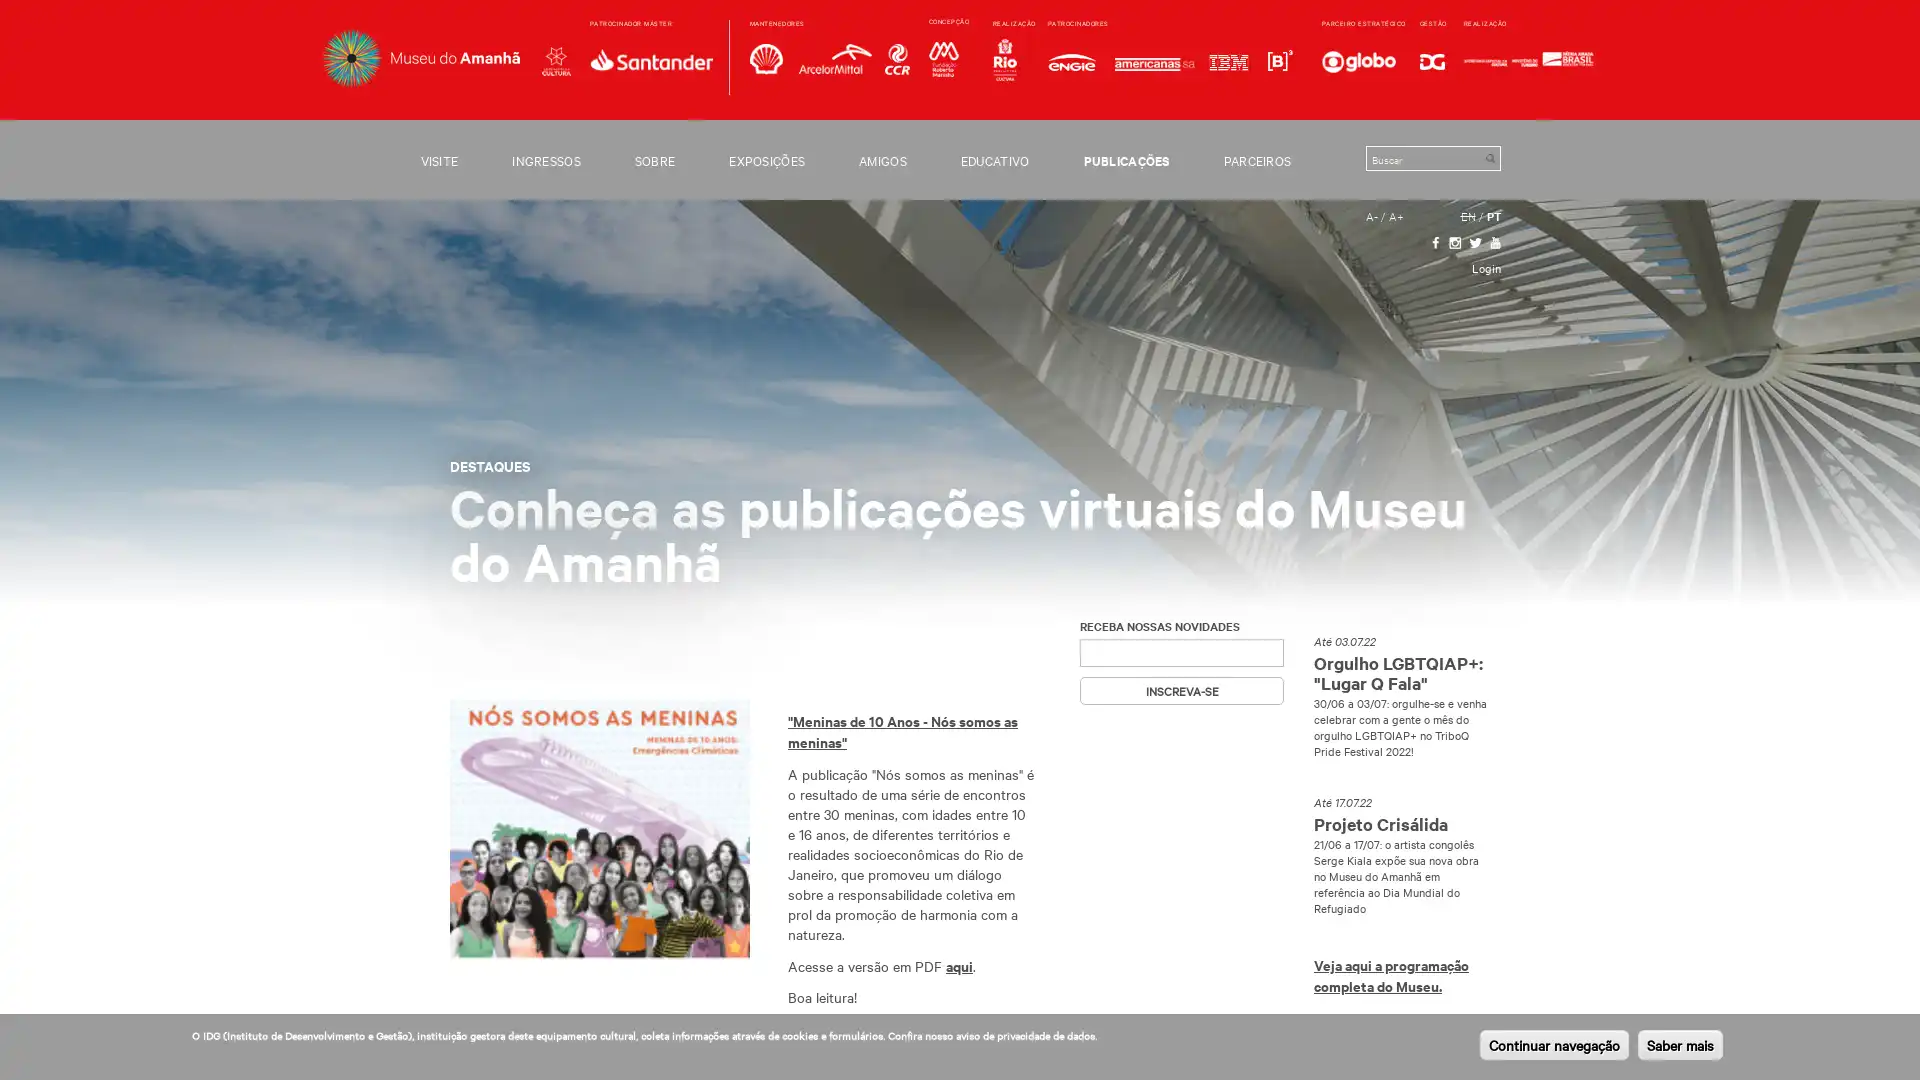 This screenshot has height=1080, width=1920. What do you see at coordinates (1489, 157) in the screenshot?
I see `Submit` at bounding box center [1489, 157].